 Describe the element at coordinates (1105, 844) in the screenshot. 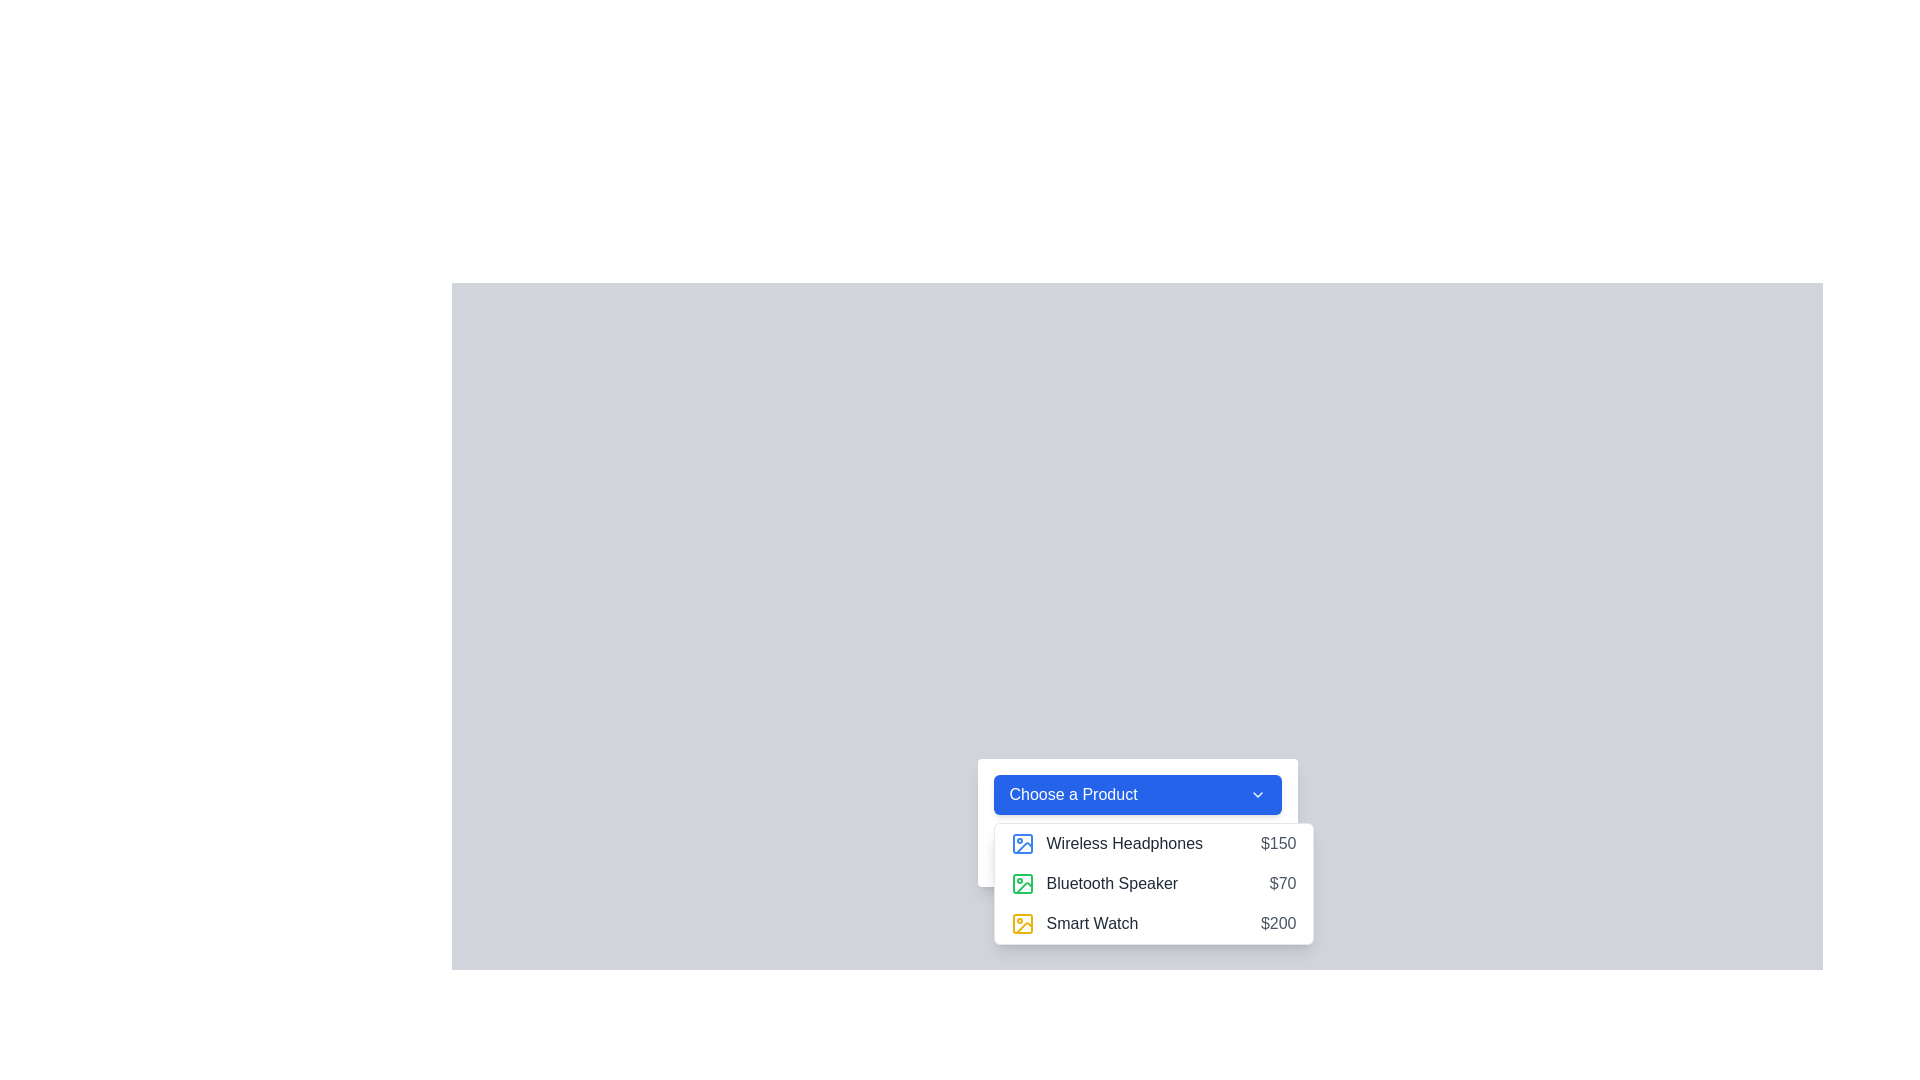

I see `the list item displaying product information for 'Wireless Headphones' in the dropdown menu under 'Choose a Product'` at that location.